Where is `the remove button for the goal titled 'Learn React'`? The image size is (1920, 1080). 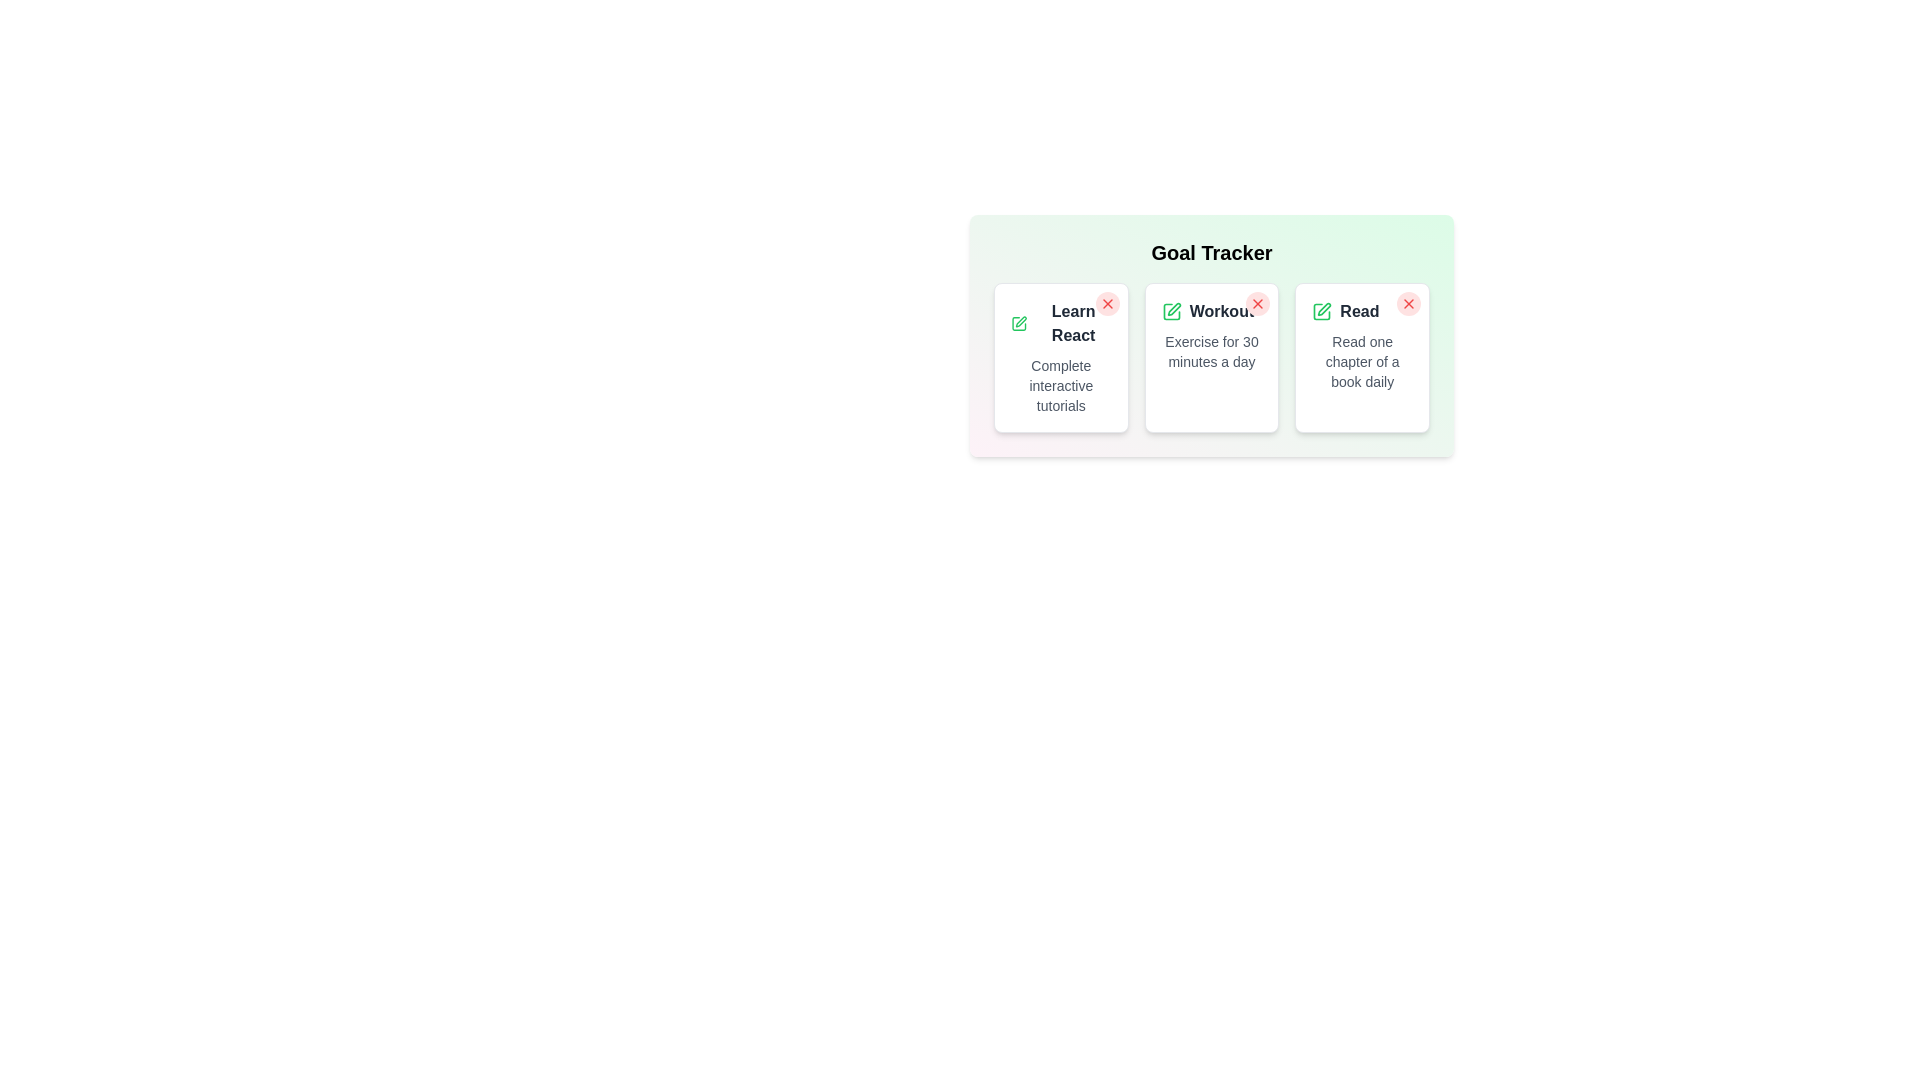 the remove button for the goal titled 'Learn React' is located at coordinates (1106, 304).